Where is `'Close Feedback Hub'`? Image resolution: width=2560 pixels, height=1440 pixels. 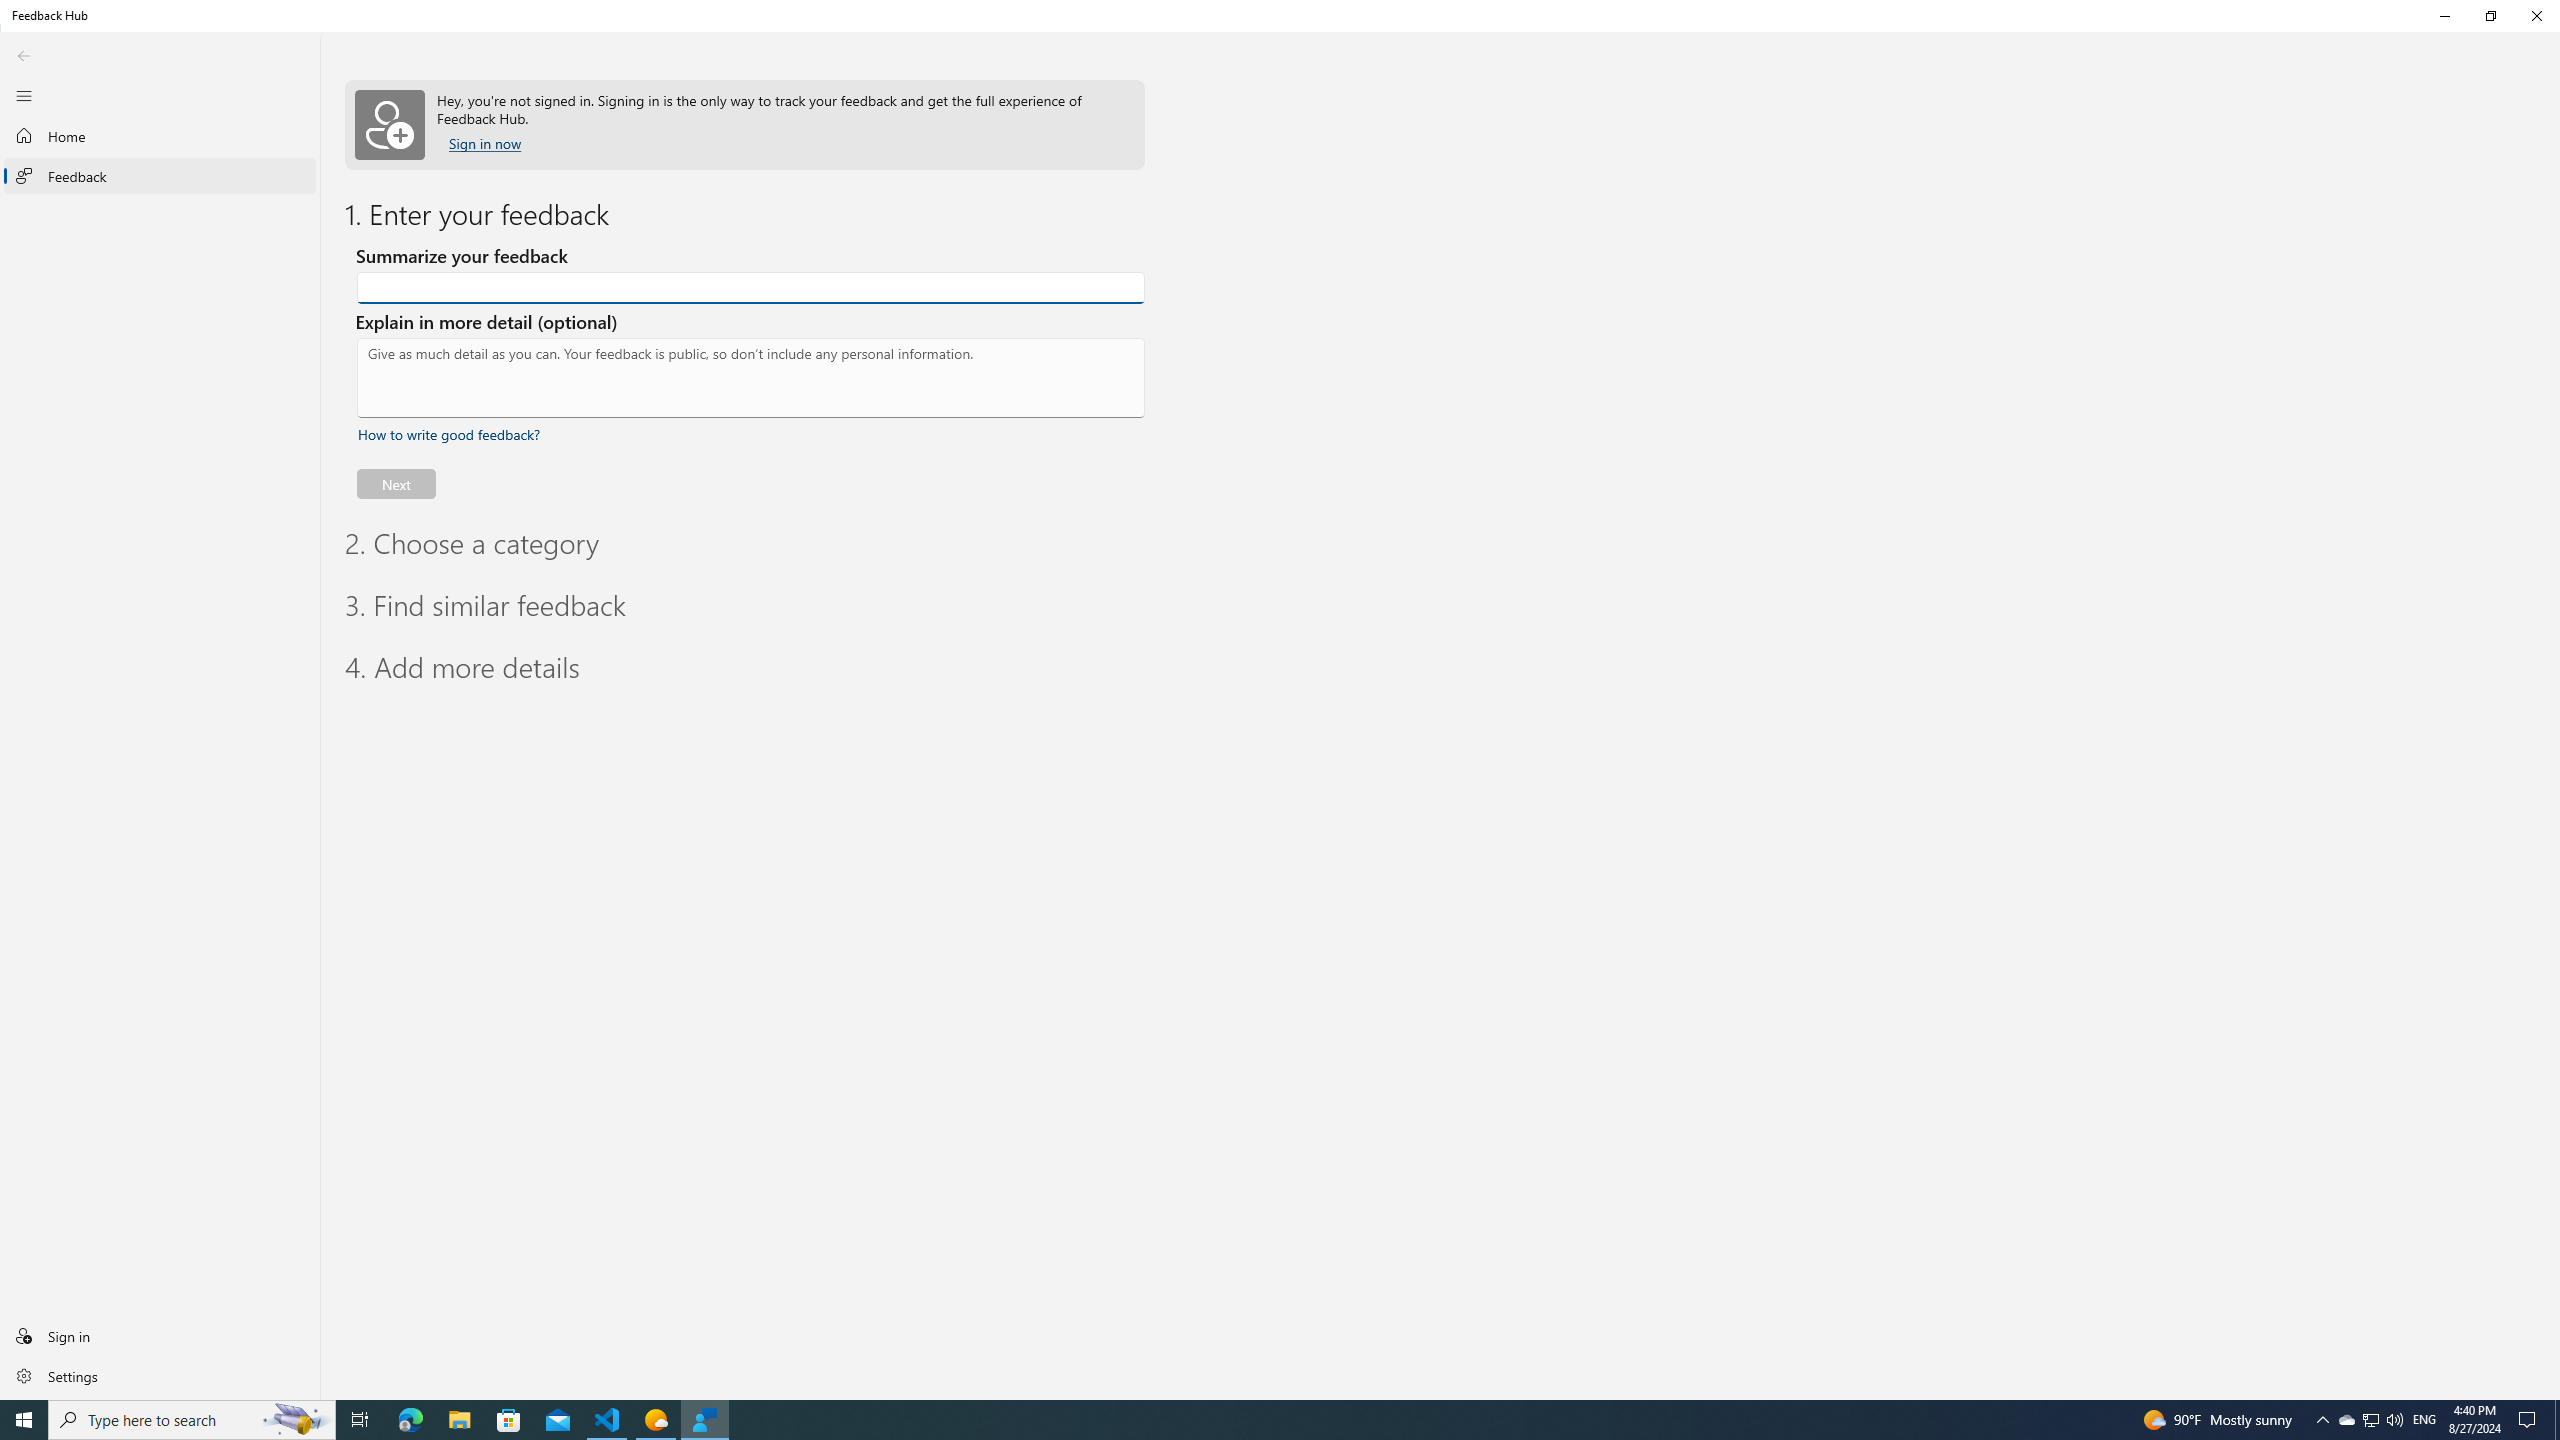 'Close Feedback Hub' is located at coordinates (2535, 15).